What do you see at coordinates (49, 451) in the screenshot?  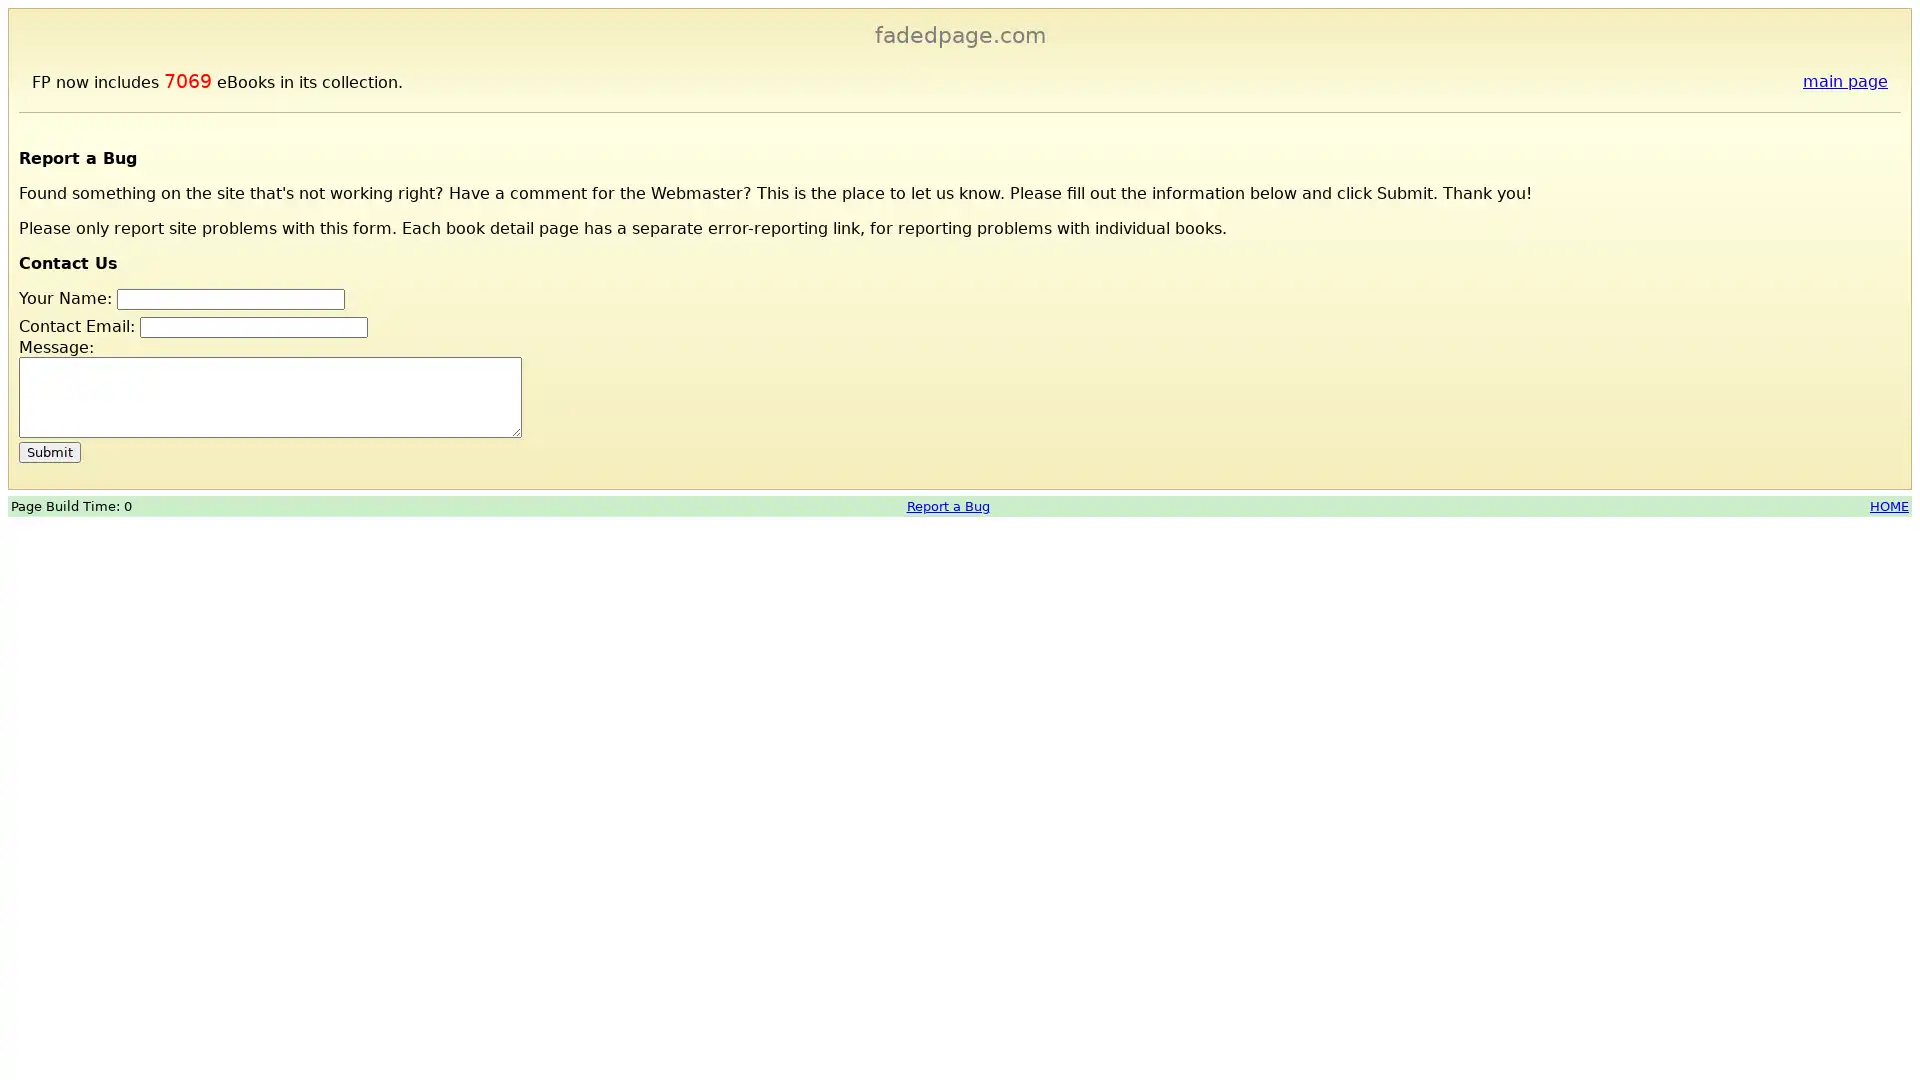 I see `Submit` at bounding box center [49, 451].